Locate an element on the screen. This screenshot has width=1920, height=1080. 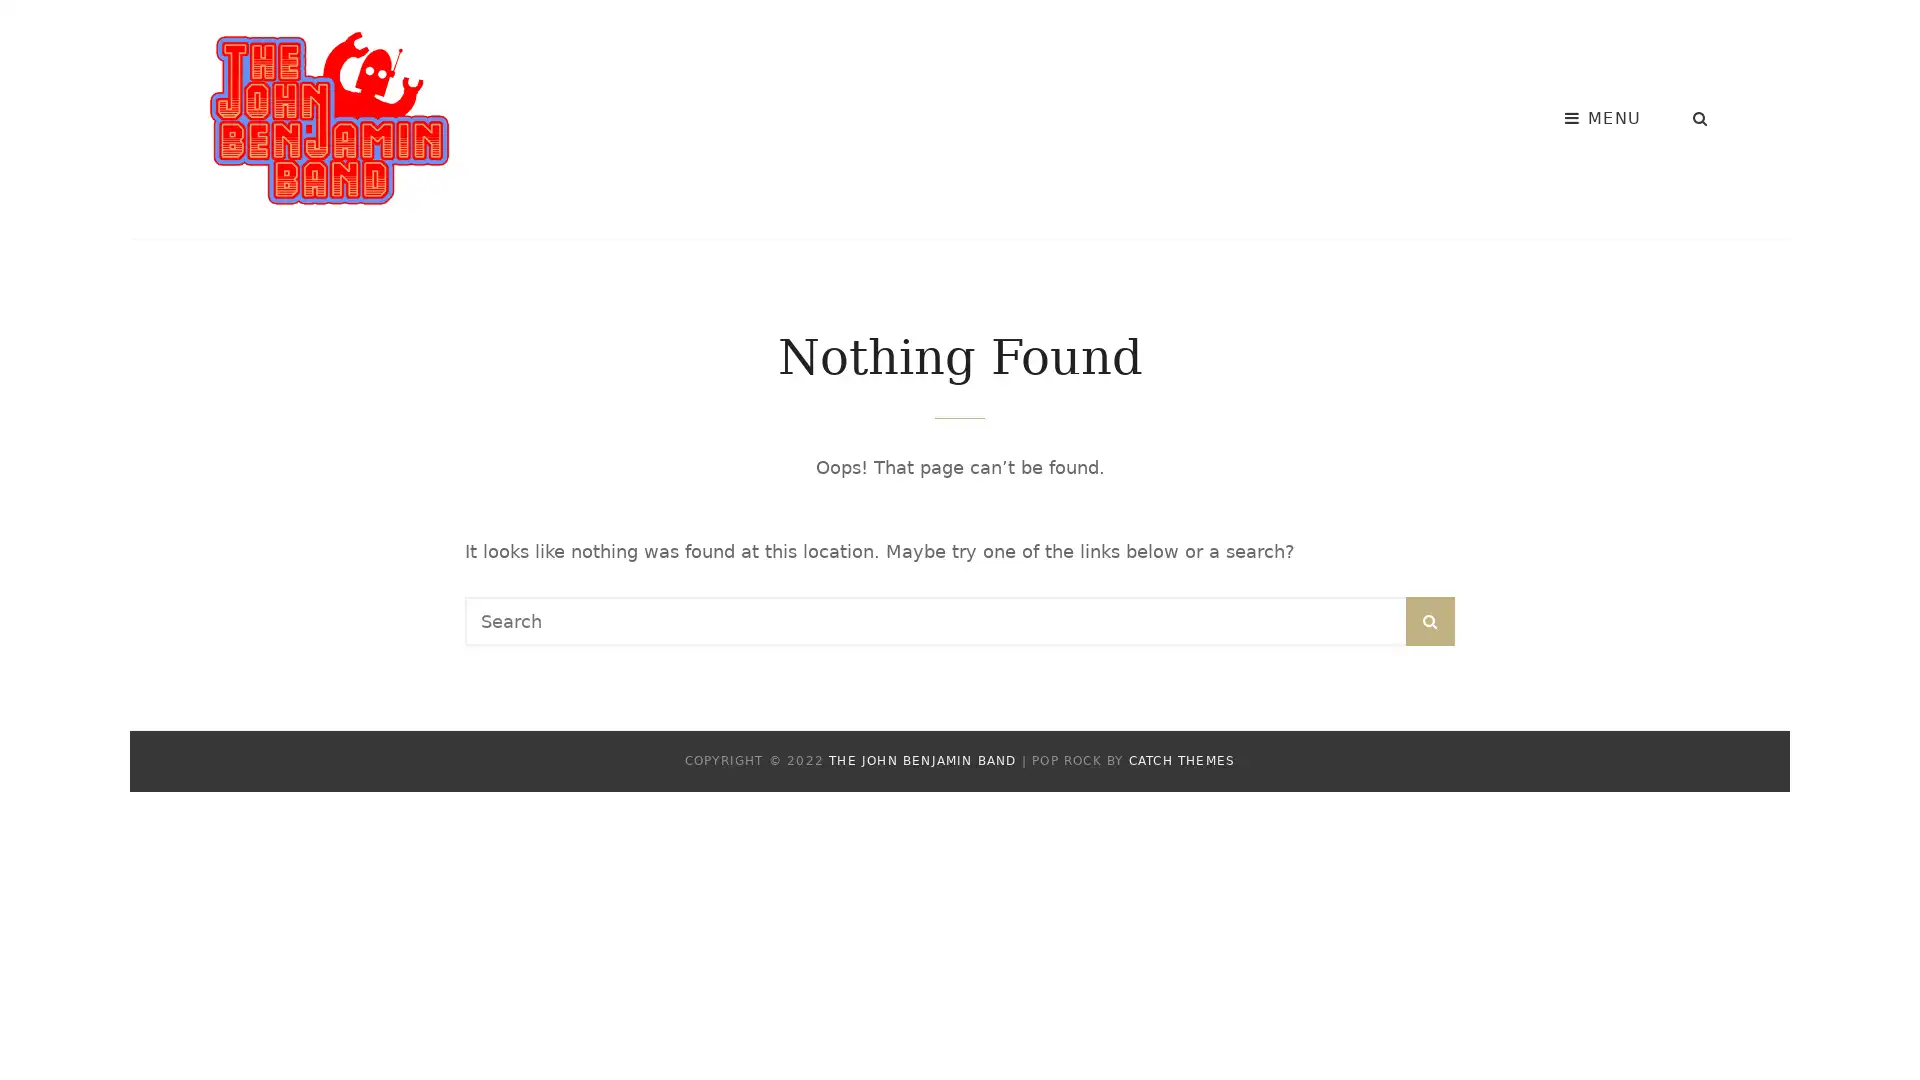
MENU is located at coordinates (1603, 118).